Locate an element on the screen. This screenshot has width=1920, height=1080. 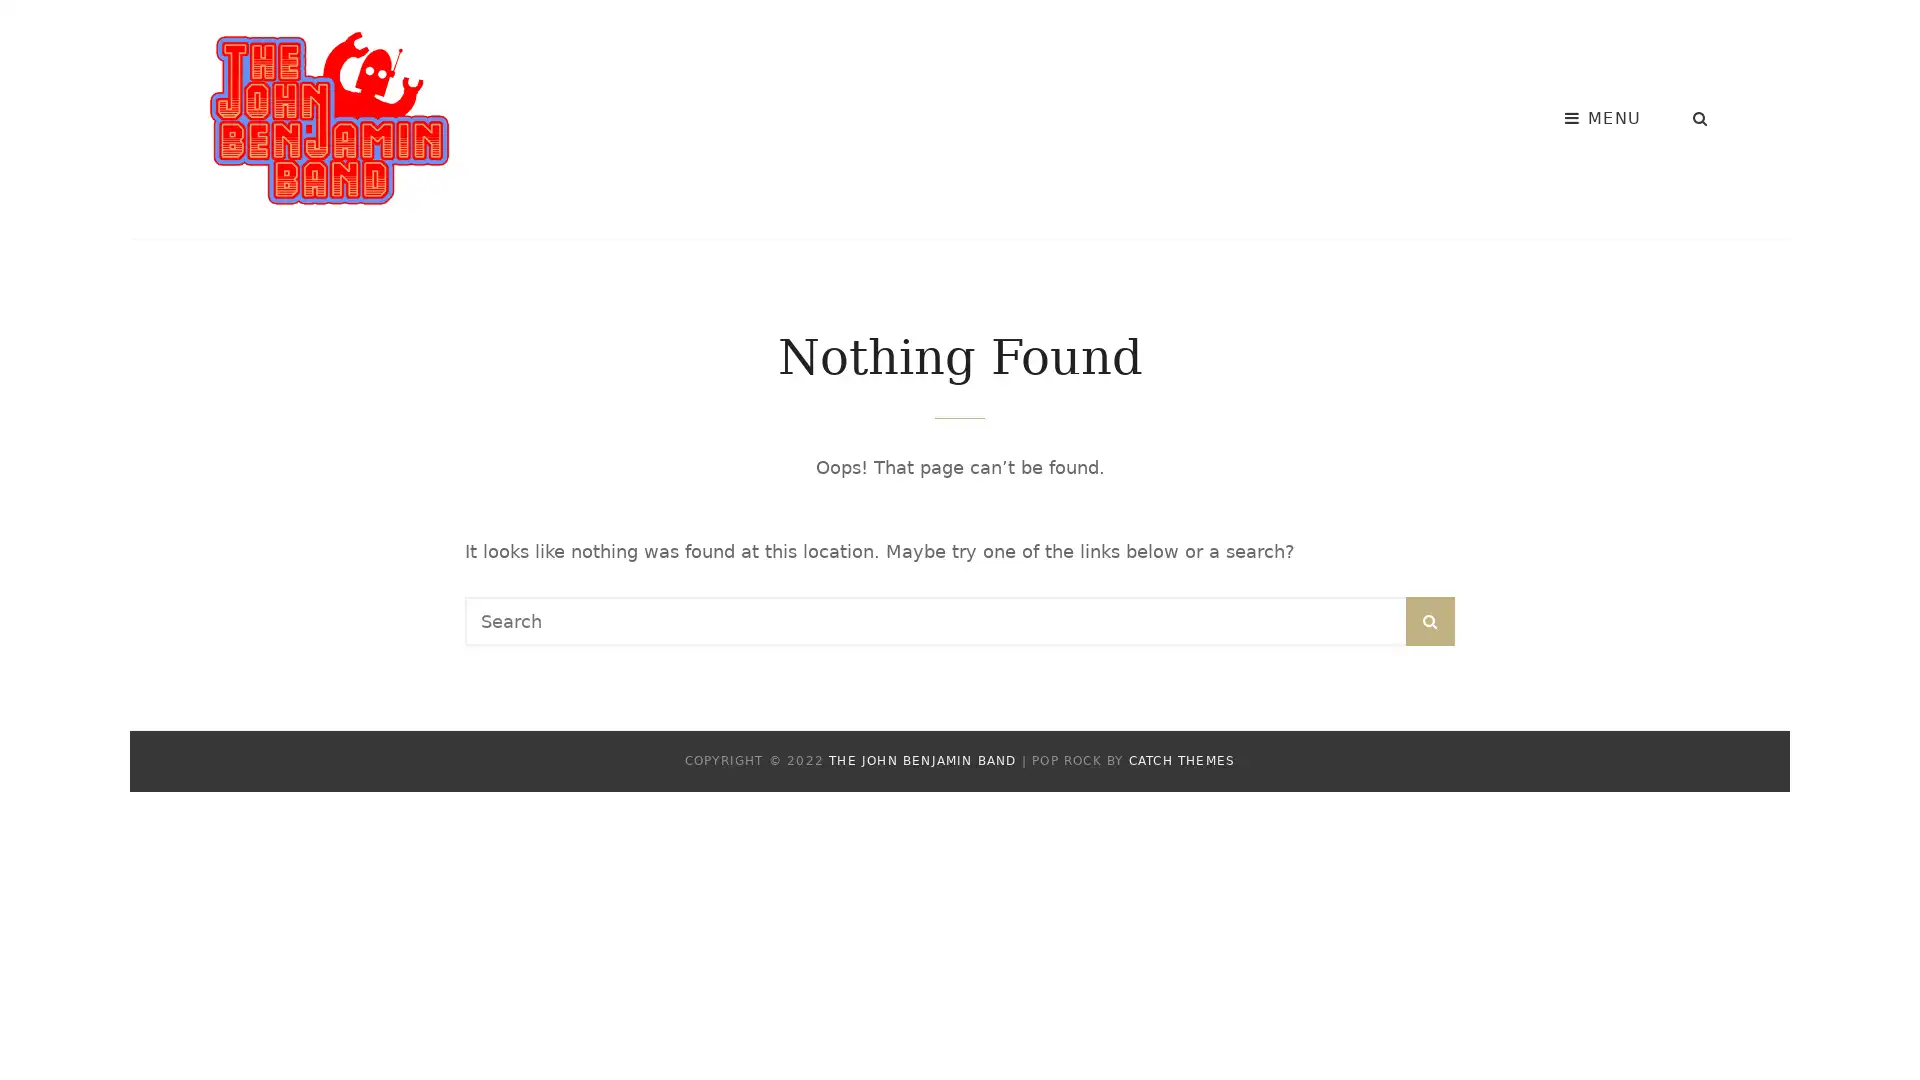
MENU is located at coordinates (1603, 118).